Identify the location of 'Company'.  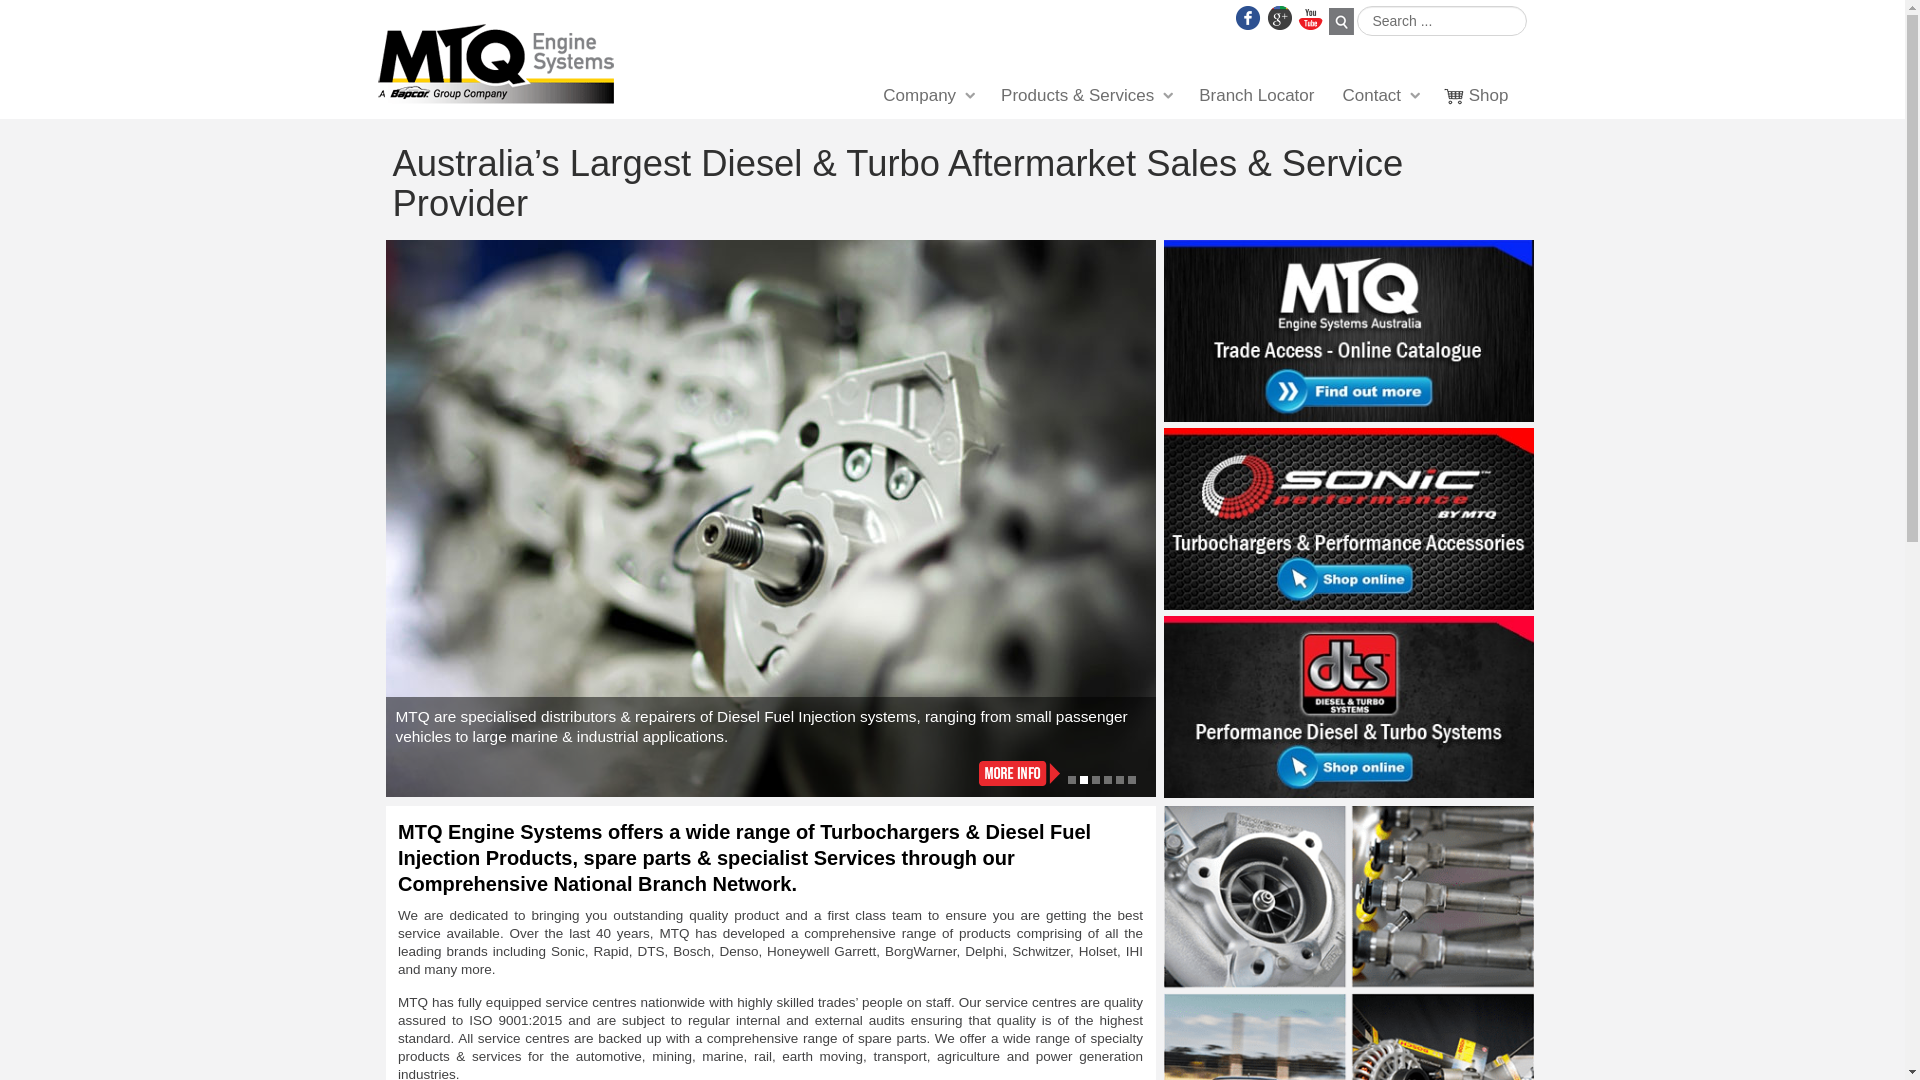
(926, 96).